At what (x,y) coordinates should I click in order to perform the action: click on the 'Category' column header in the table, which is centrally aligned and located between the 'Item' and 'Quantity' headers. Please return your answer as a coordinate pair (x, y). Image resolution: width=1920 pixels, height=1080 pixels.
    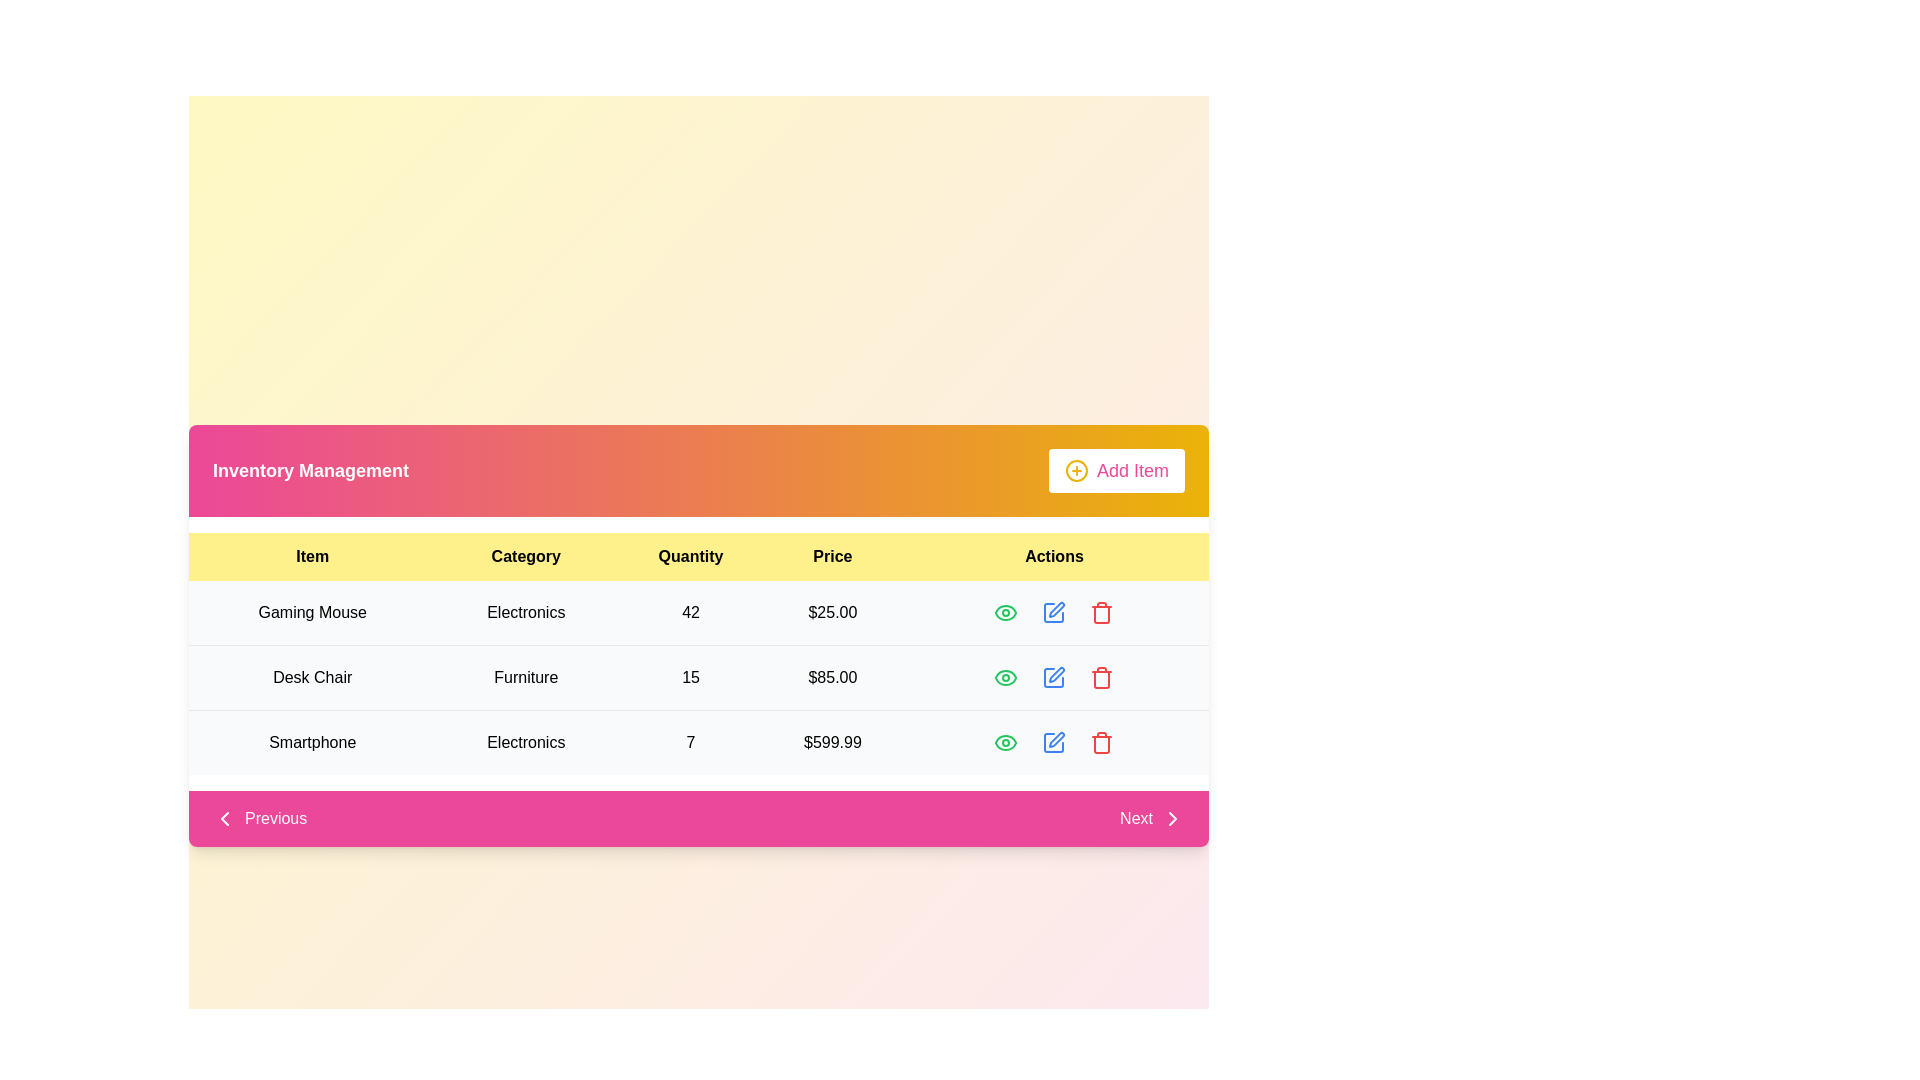
    Looking at the image, I should click on (526, 556).